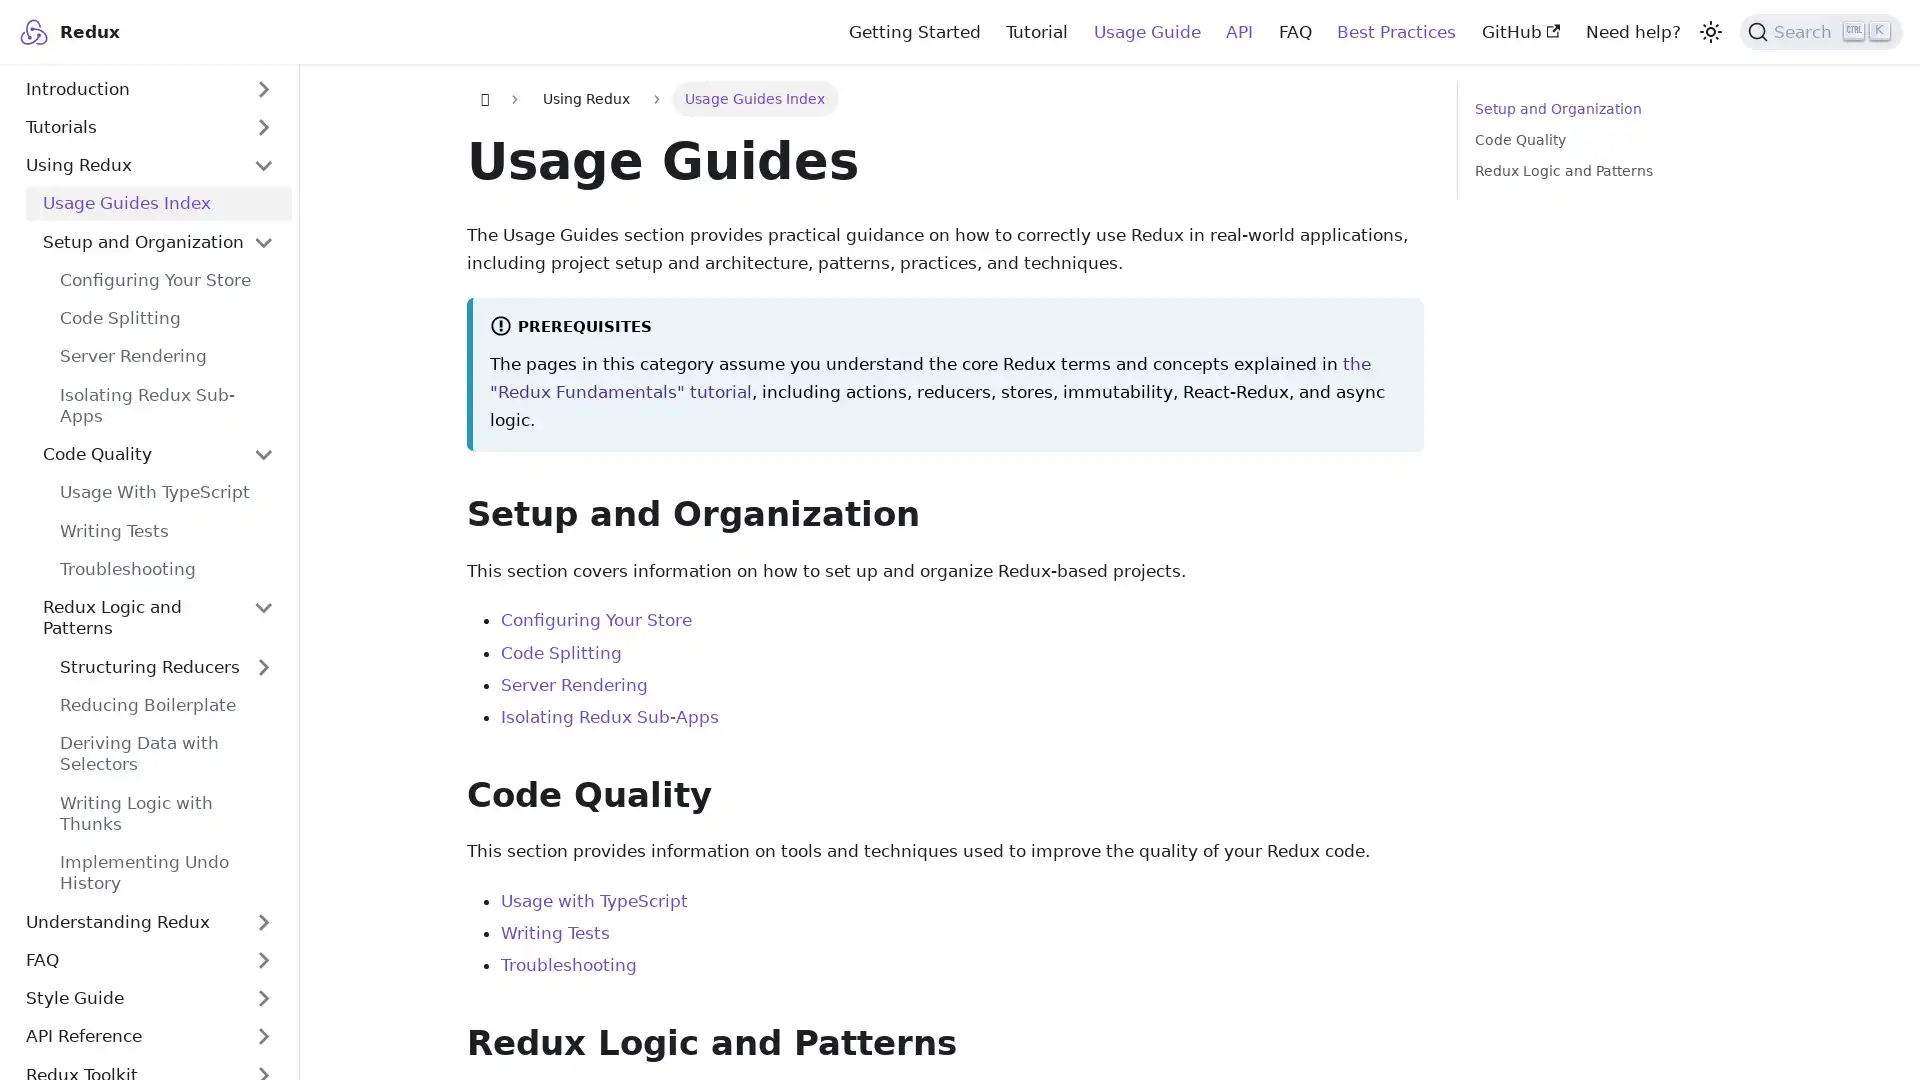 Image resolution: width=1920 pixels, height=1080 pixels. What do you see at coordinates (1708, 30) in the screenshot?
I see `Switch between dark and light mode (currently light mode)` at bounding box center [1708, 30].